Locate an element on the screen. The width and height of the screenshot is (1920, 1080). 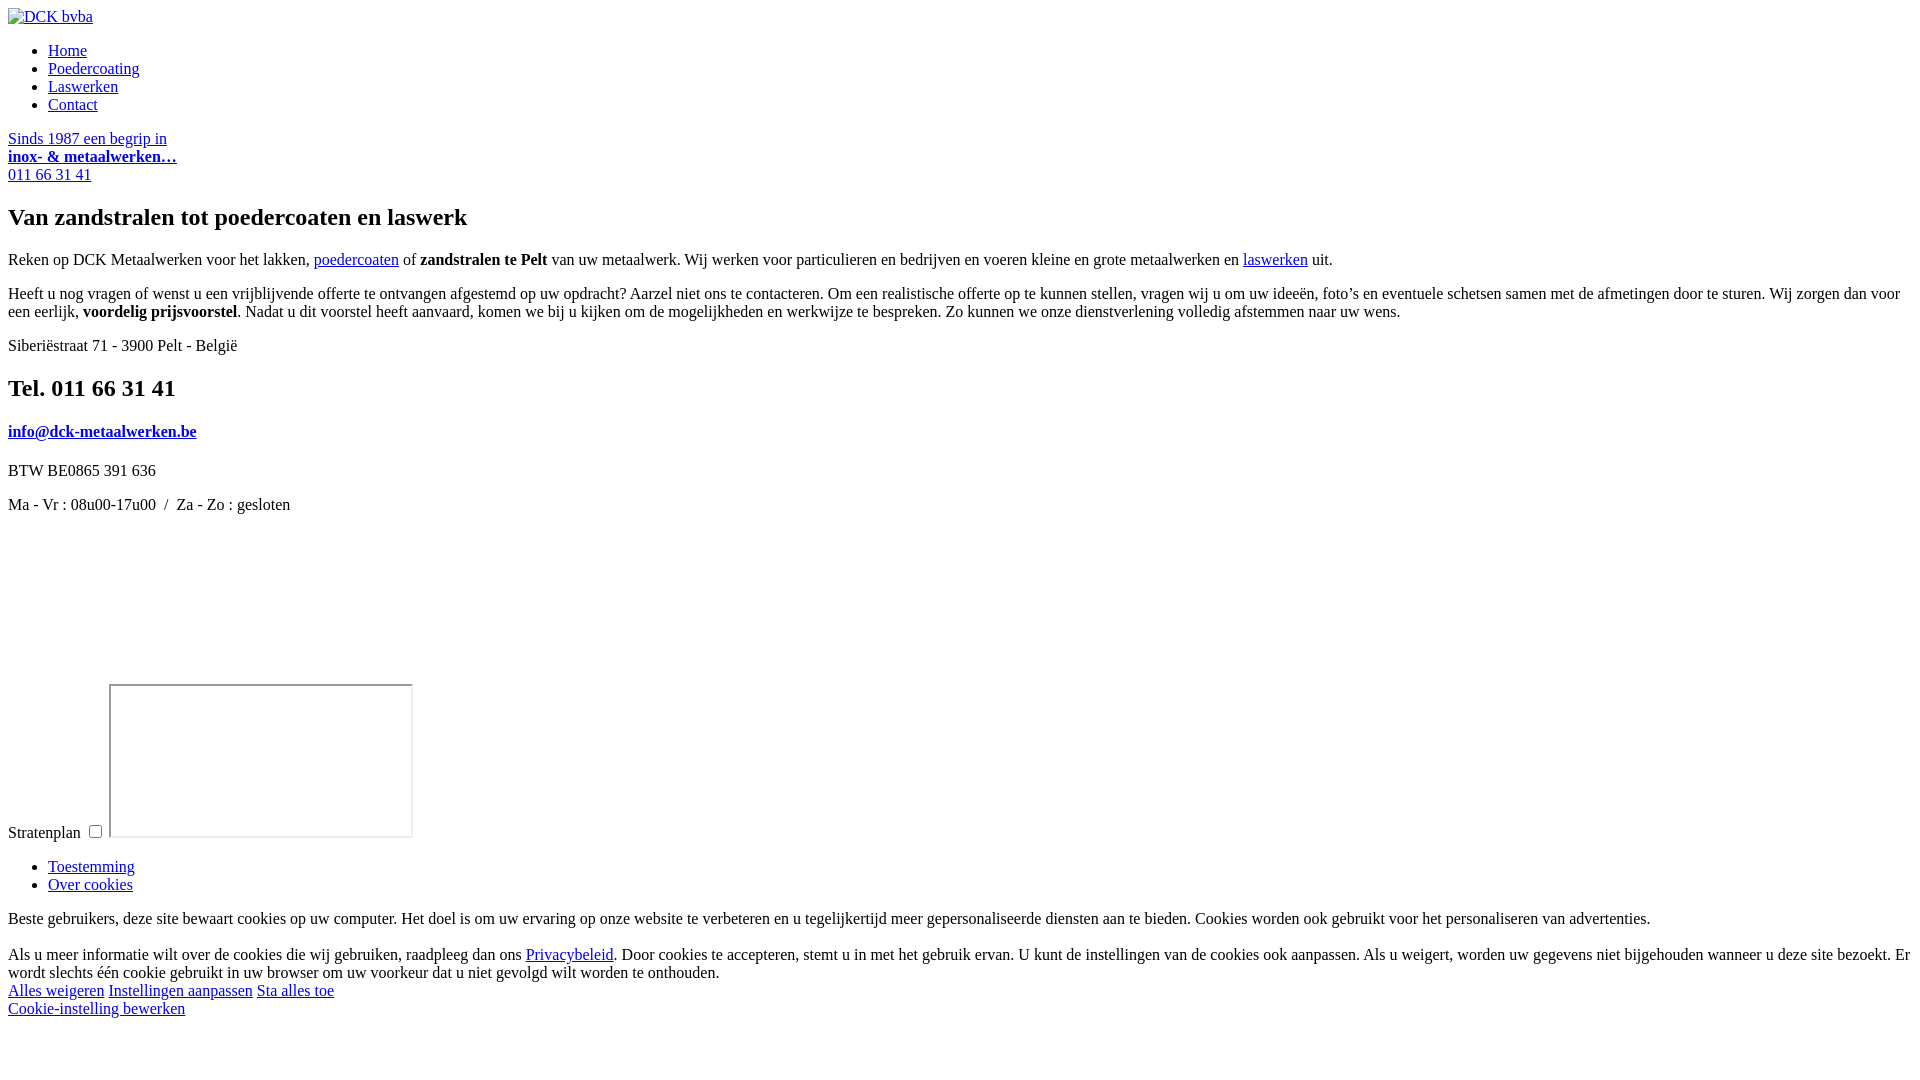
'Home' is located at coordinates (67, 49).